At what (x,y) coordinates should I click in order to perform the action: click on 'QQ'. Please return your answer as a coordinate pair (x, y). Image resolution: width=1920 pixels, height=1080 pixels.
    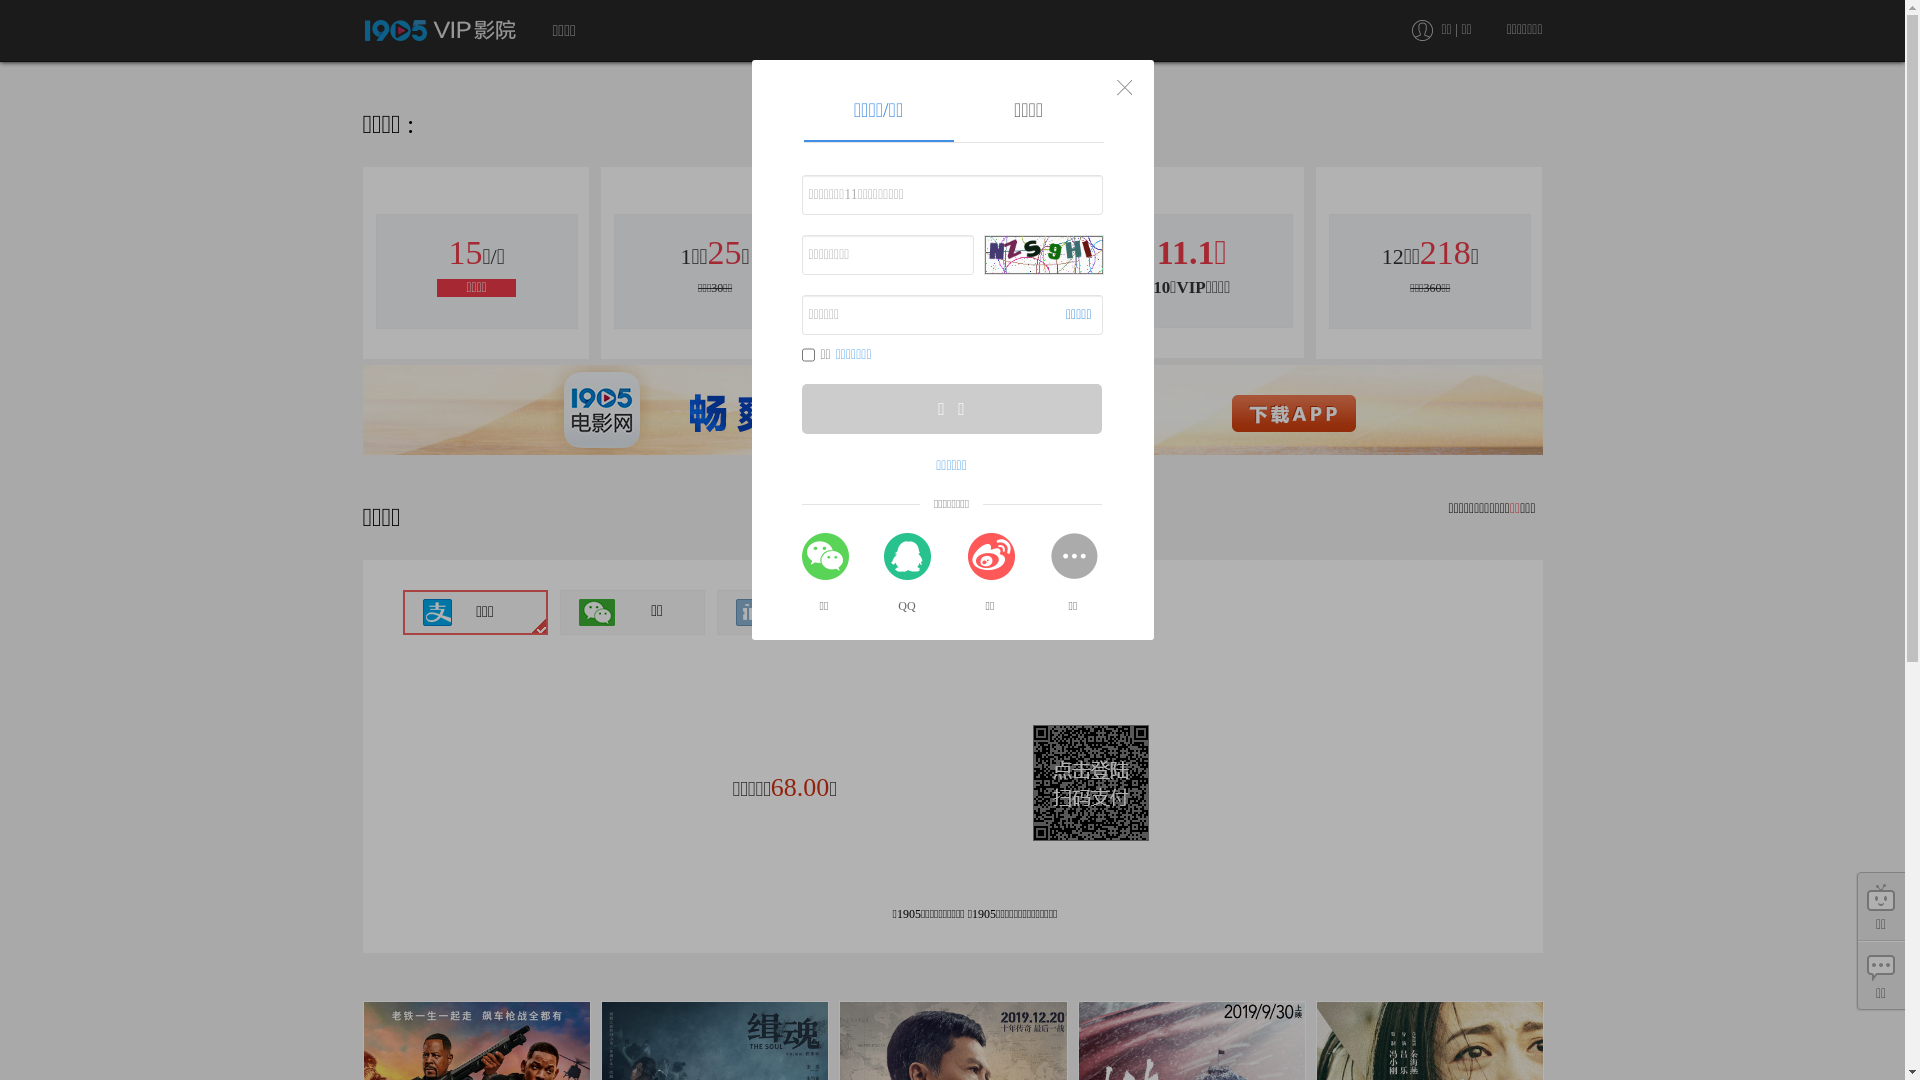
    Looking at the image, I should click on (906, 569).